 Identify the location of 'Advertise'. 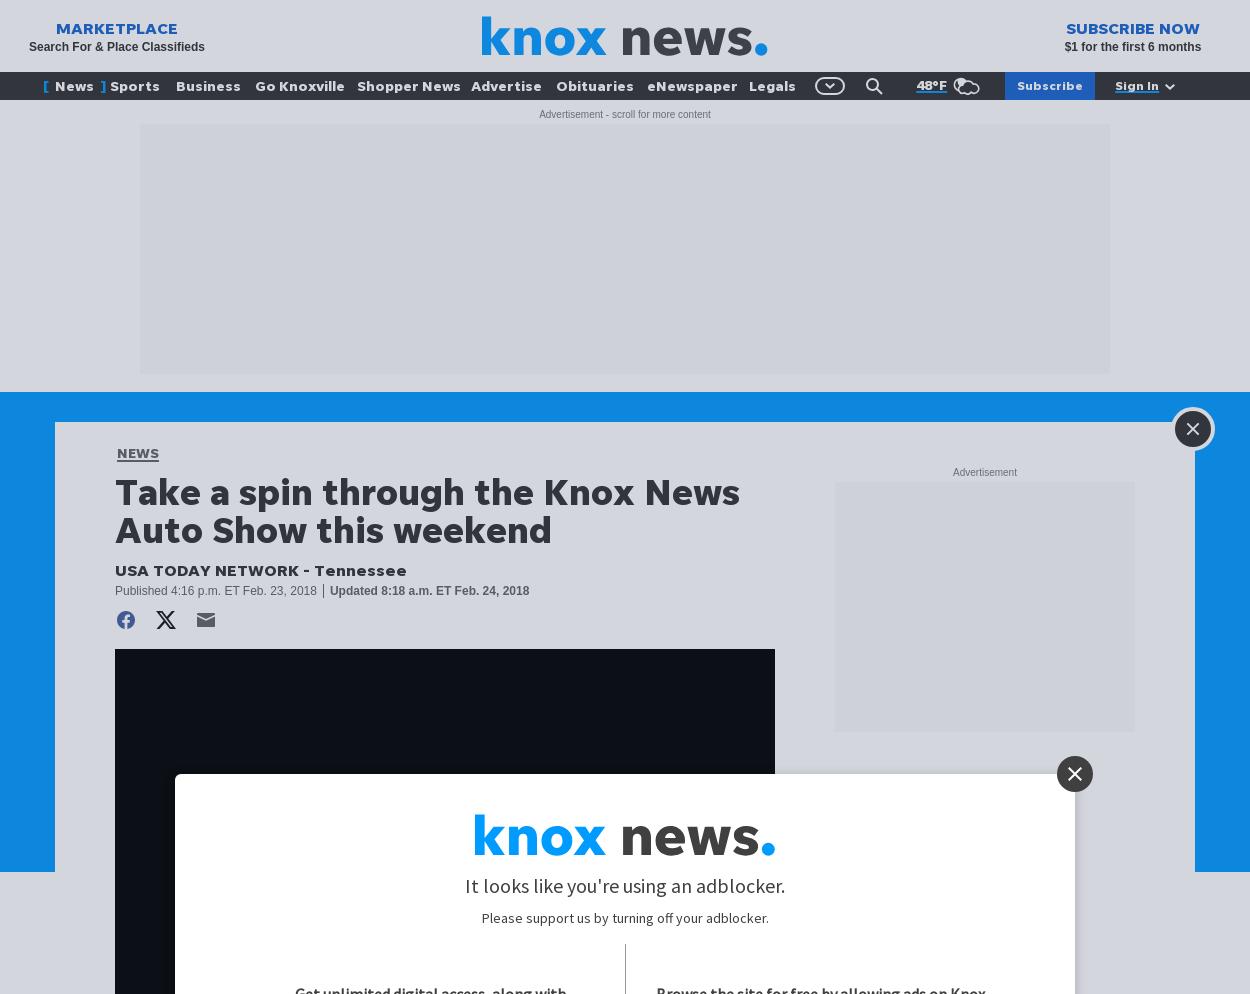
(506, 85).